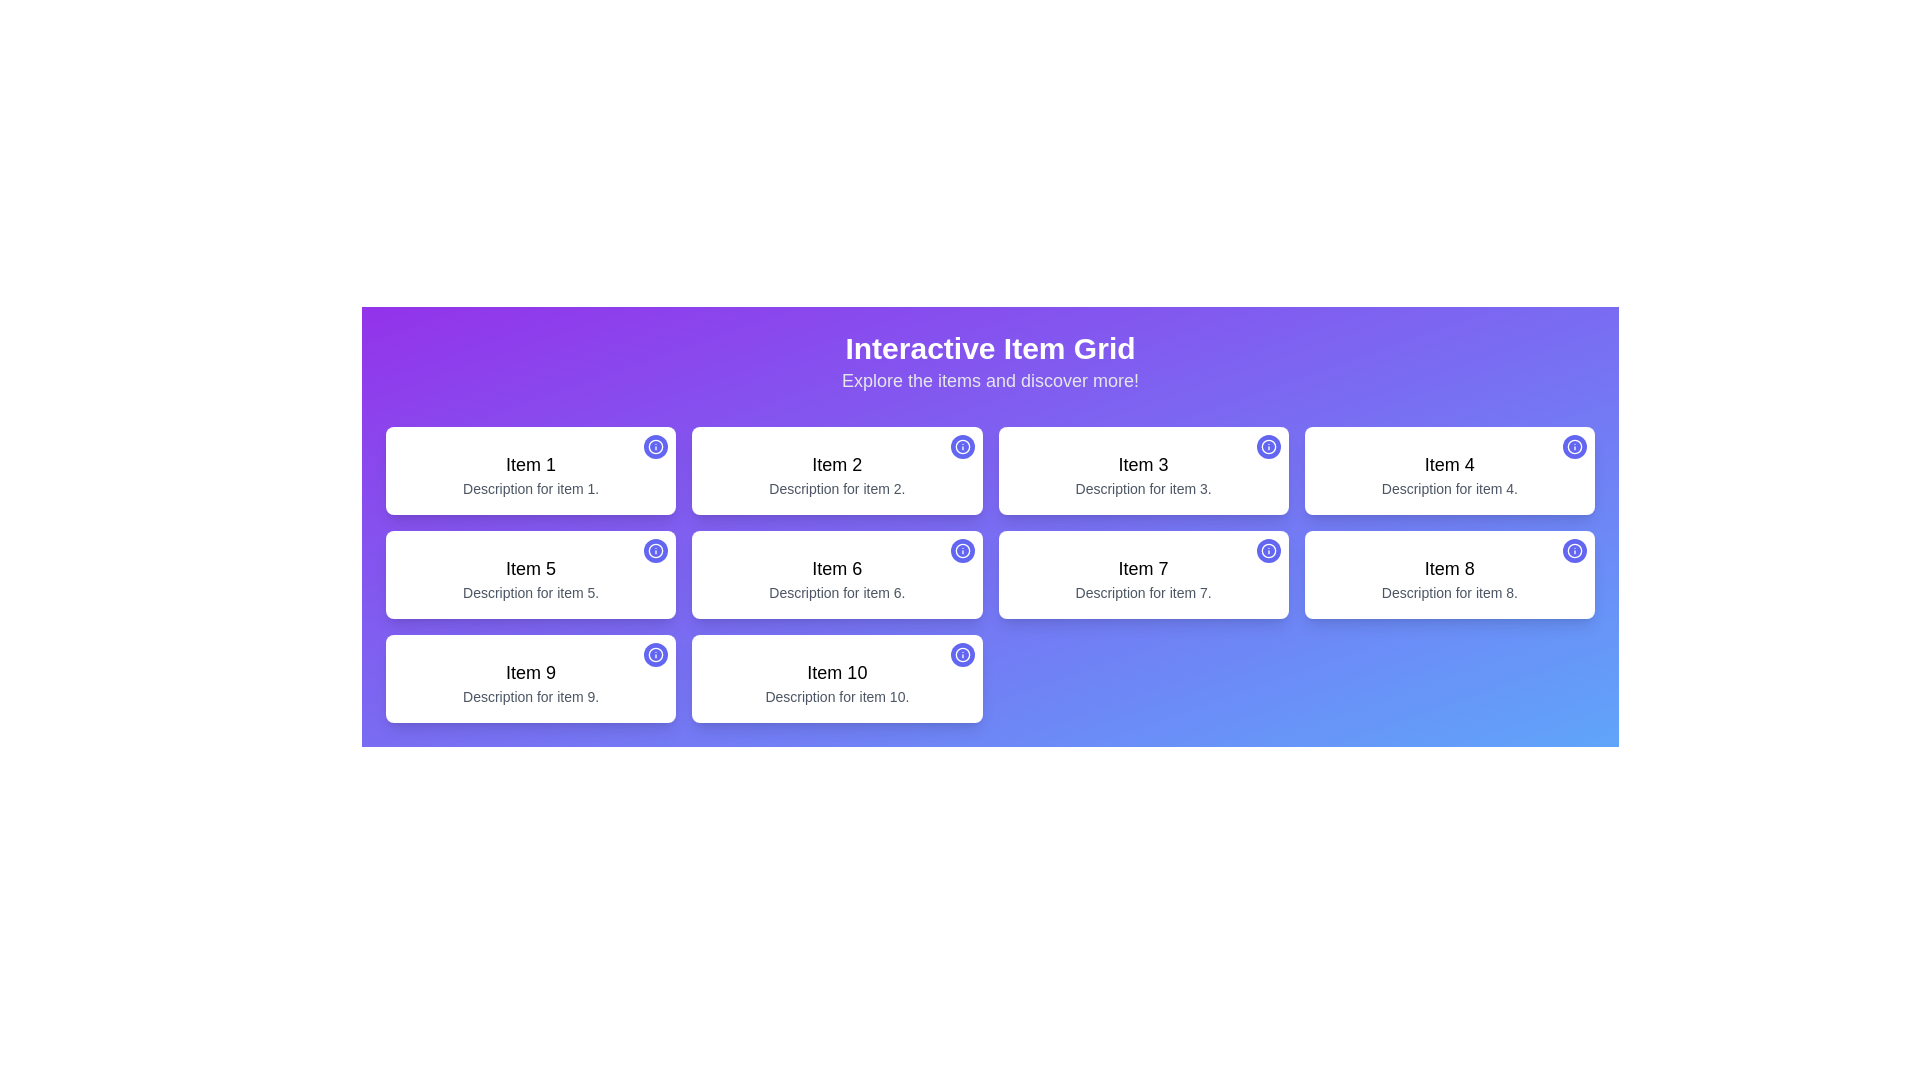  Describe the element at coordinates (962, 551) in the screenshot. I see `the graphical SVG element located at the center of the icon in the box titled 'Item 6', positioned in the top-right corner` at that location.